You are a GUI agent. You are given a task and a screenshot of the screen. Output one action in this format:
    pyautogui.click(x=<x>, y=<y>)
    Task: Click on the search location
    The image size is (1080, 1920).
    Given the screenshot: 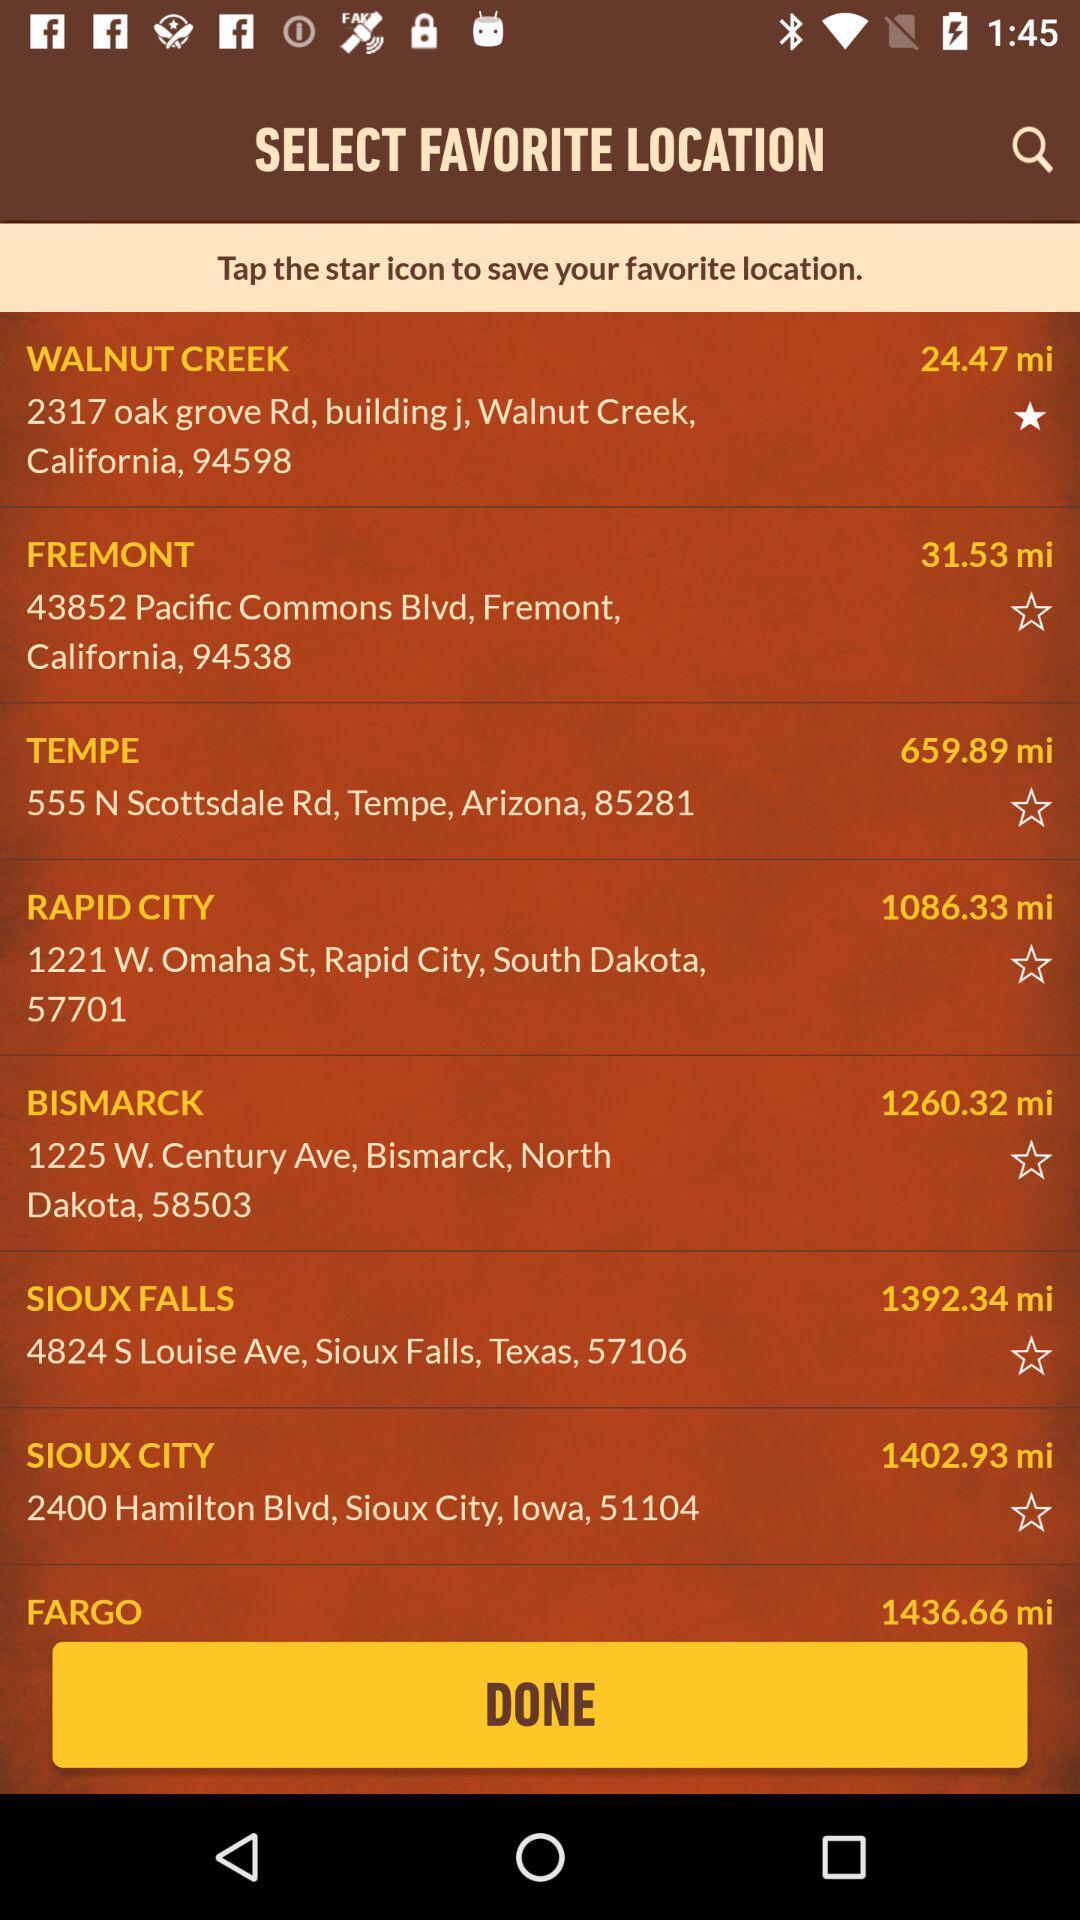 What is the action you would take?
    pyautogui.click(x=1032, y=148)
    